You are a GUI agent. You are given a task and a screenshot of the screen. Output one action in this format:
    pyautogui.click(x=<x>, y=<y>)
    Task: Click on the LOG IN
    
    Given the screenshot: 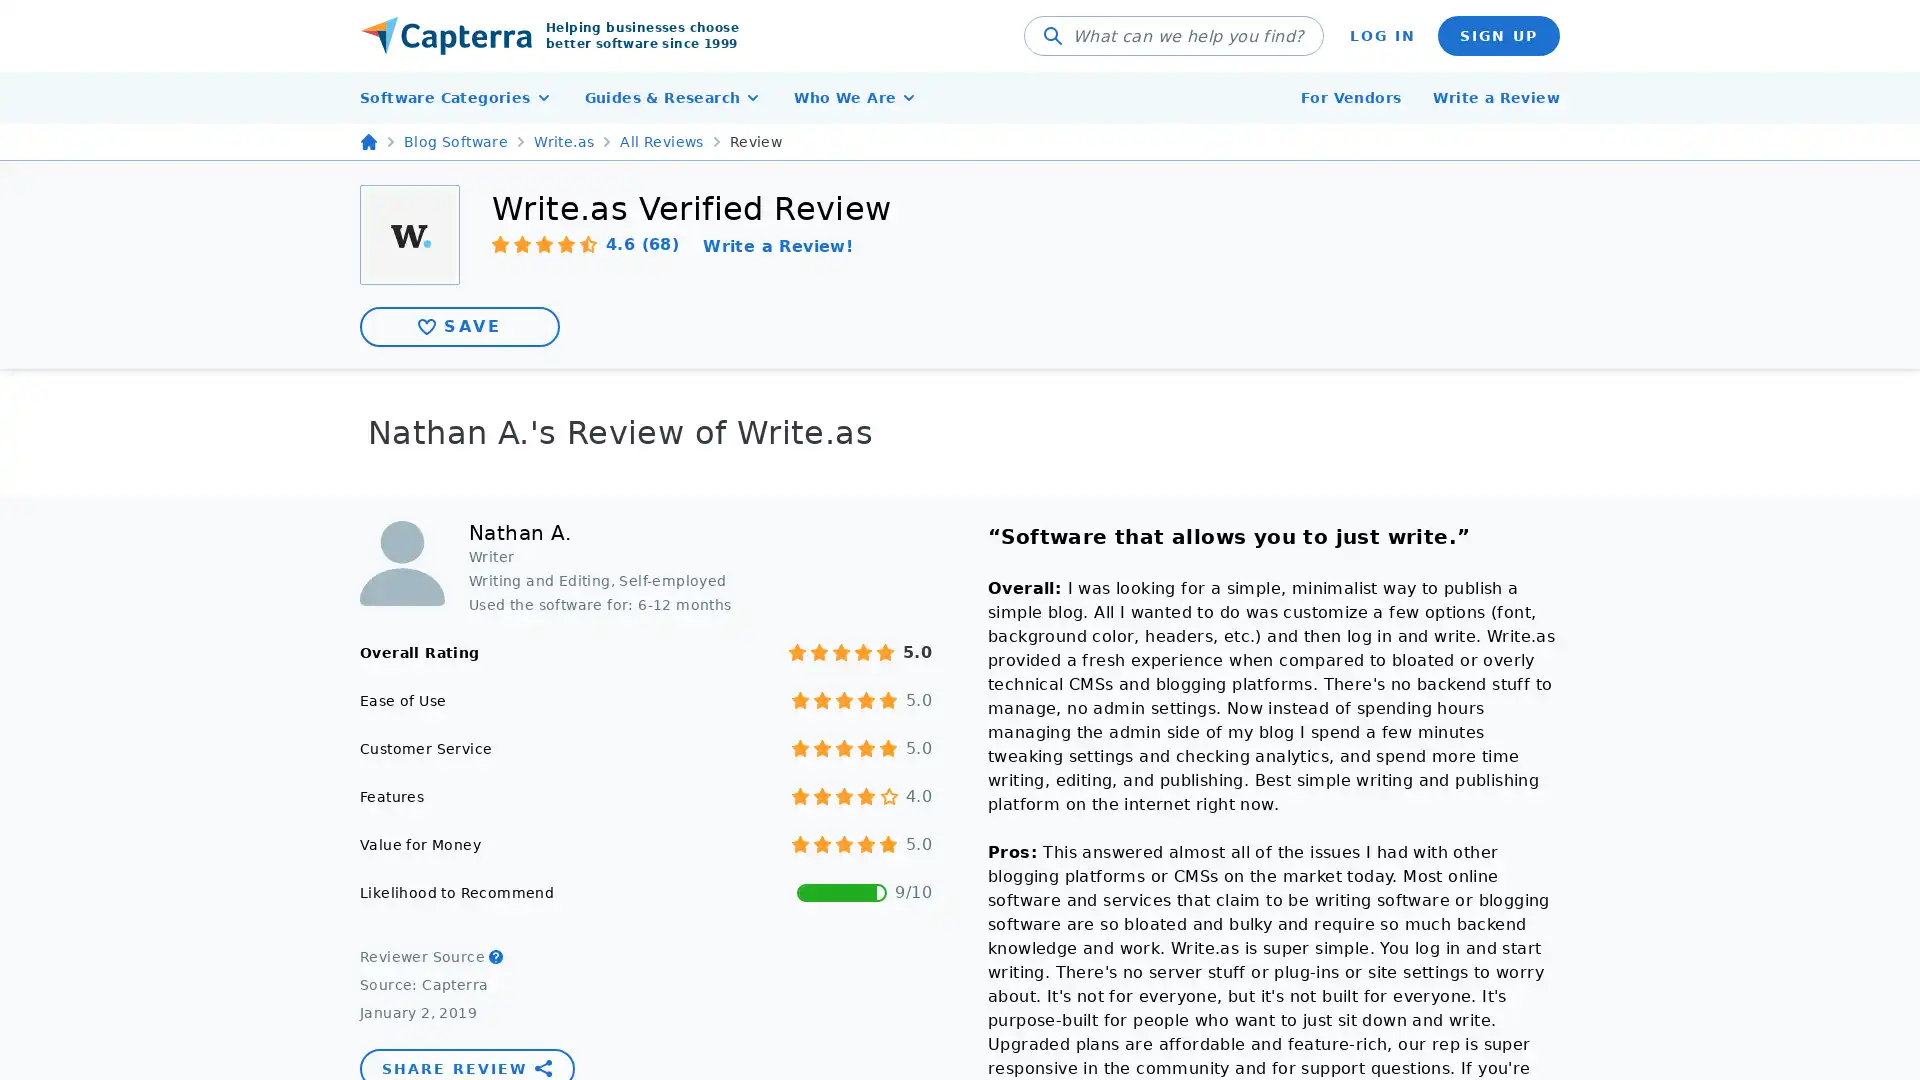 What is the action you would take?
    pyautogui.click(x=1381, y=35)
    